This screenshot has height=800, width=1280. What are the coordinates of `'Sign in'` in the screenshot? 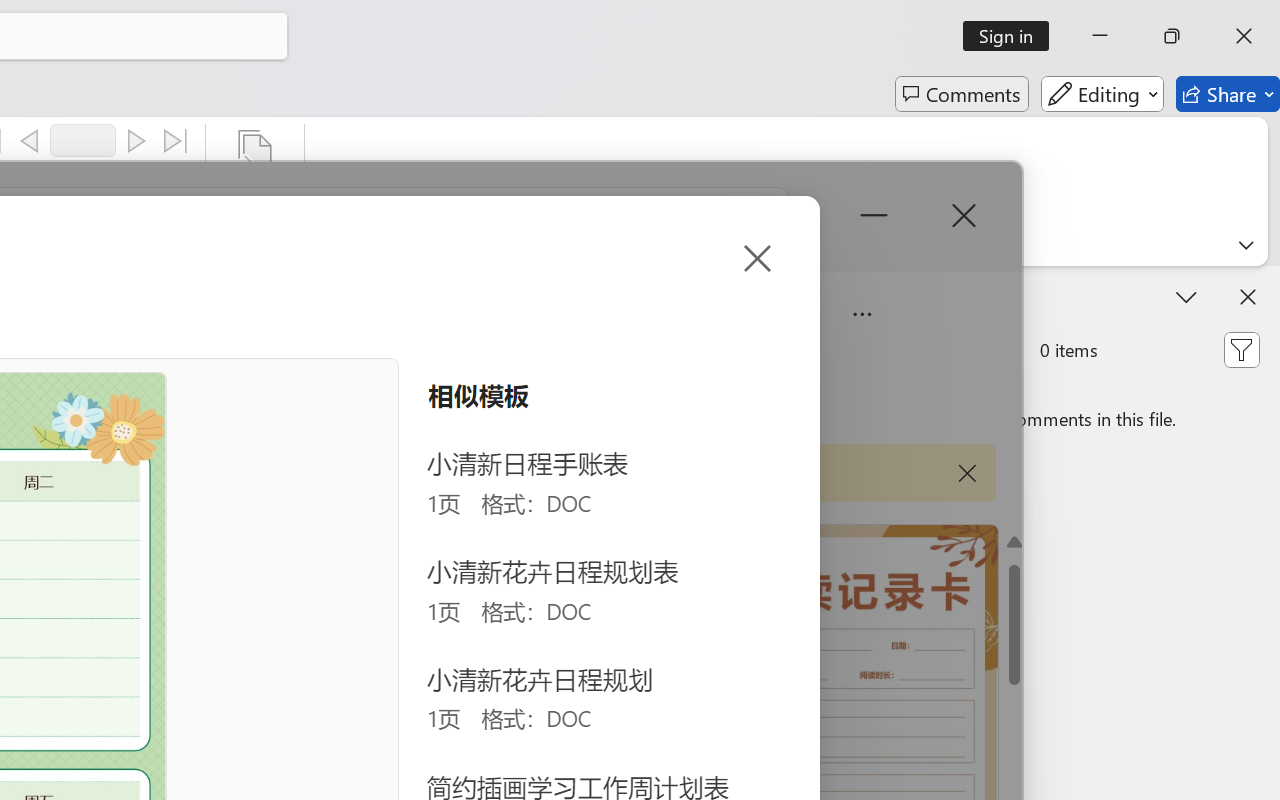 It's located at (1013, 35).